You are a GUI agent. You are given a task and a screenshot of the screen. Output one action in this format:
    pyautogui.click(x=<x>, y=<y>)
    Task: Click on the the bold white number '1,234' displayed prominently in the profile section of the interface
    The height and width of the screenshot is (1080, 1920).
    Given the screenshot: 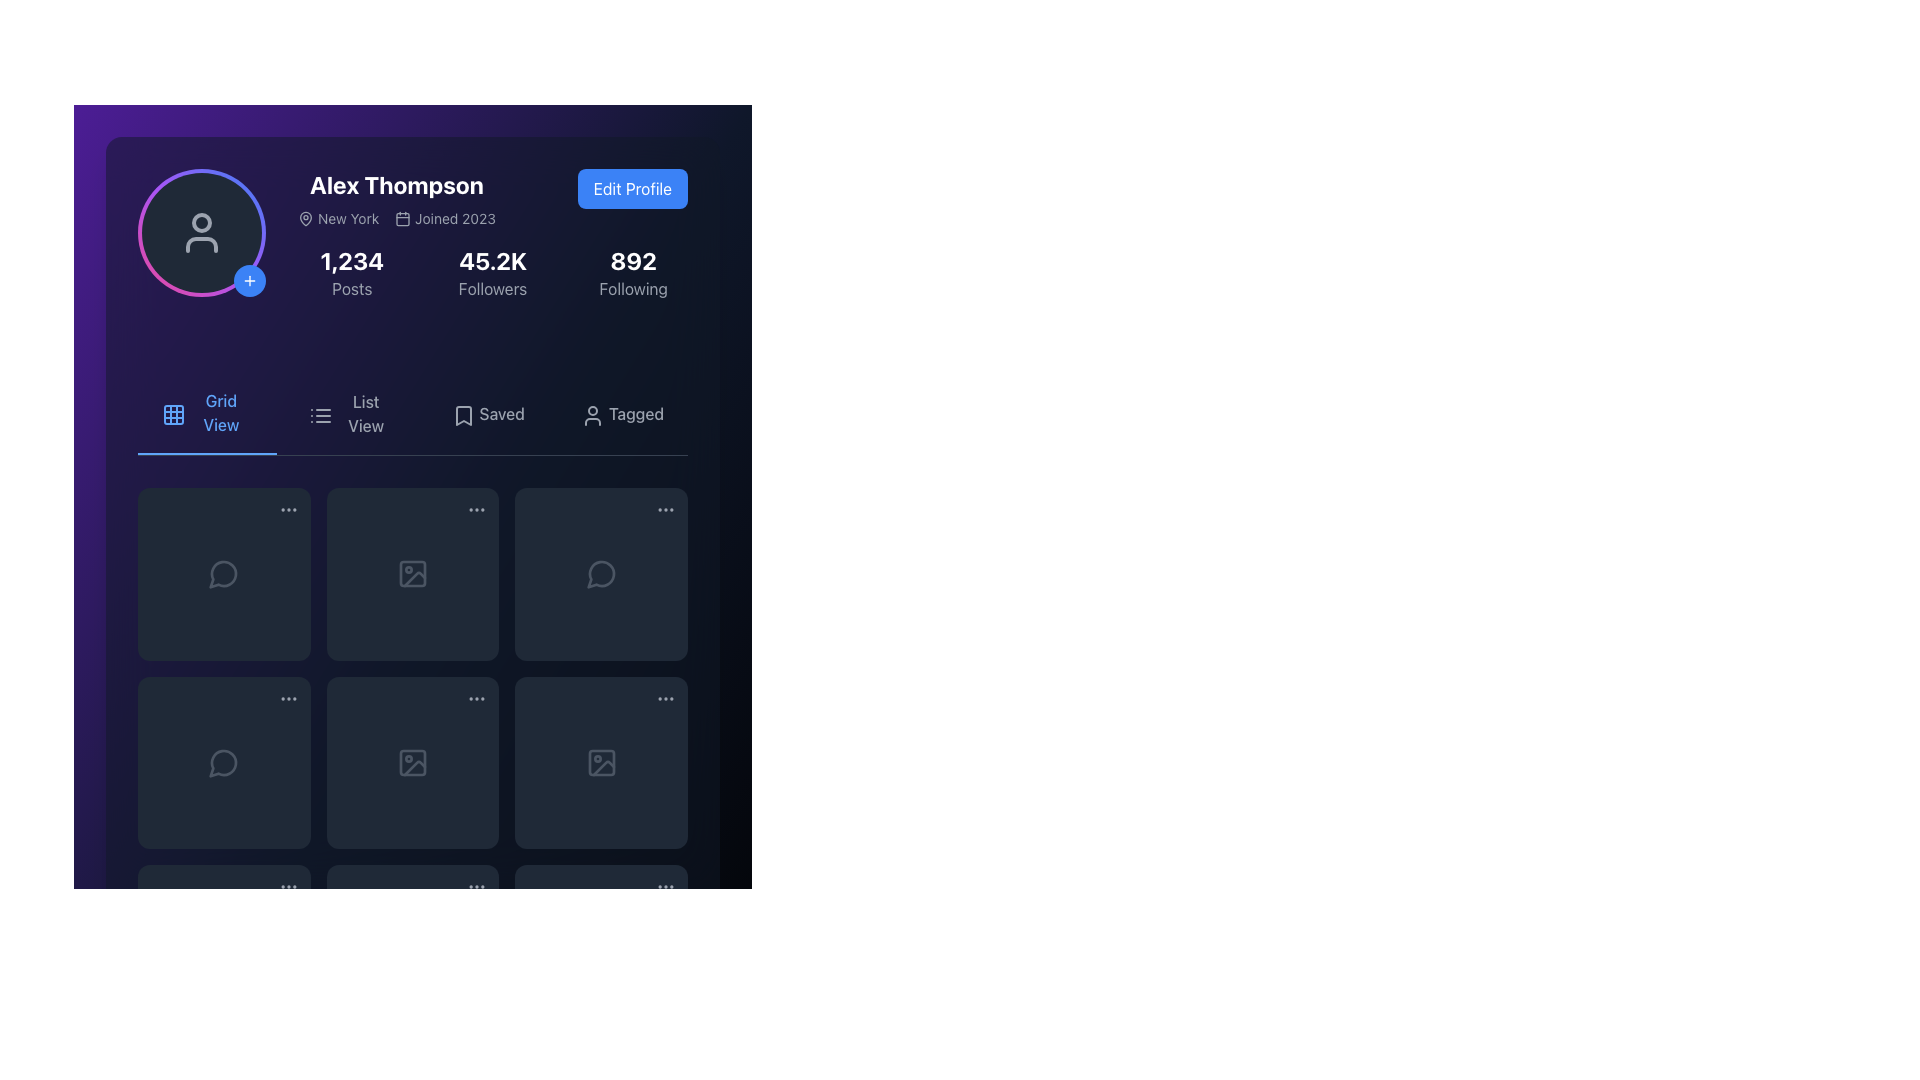 What is the action you would take?
    pyautogui.click(x=352, y=260)
    